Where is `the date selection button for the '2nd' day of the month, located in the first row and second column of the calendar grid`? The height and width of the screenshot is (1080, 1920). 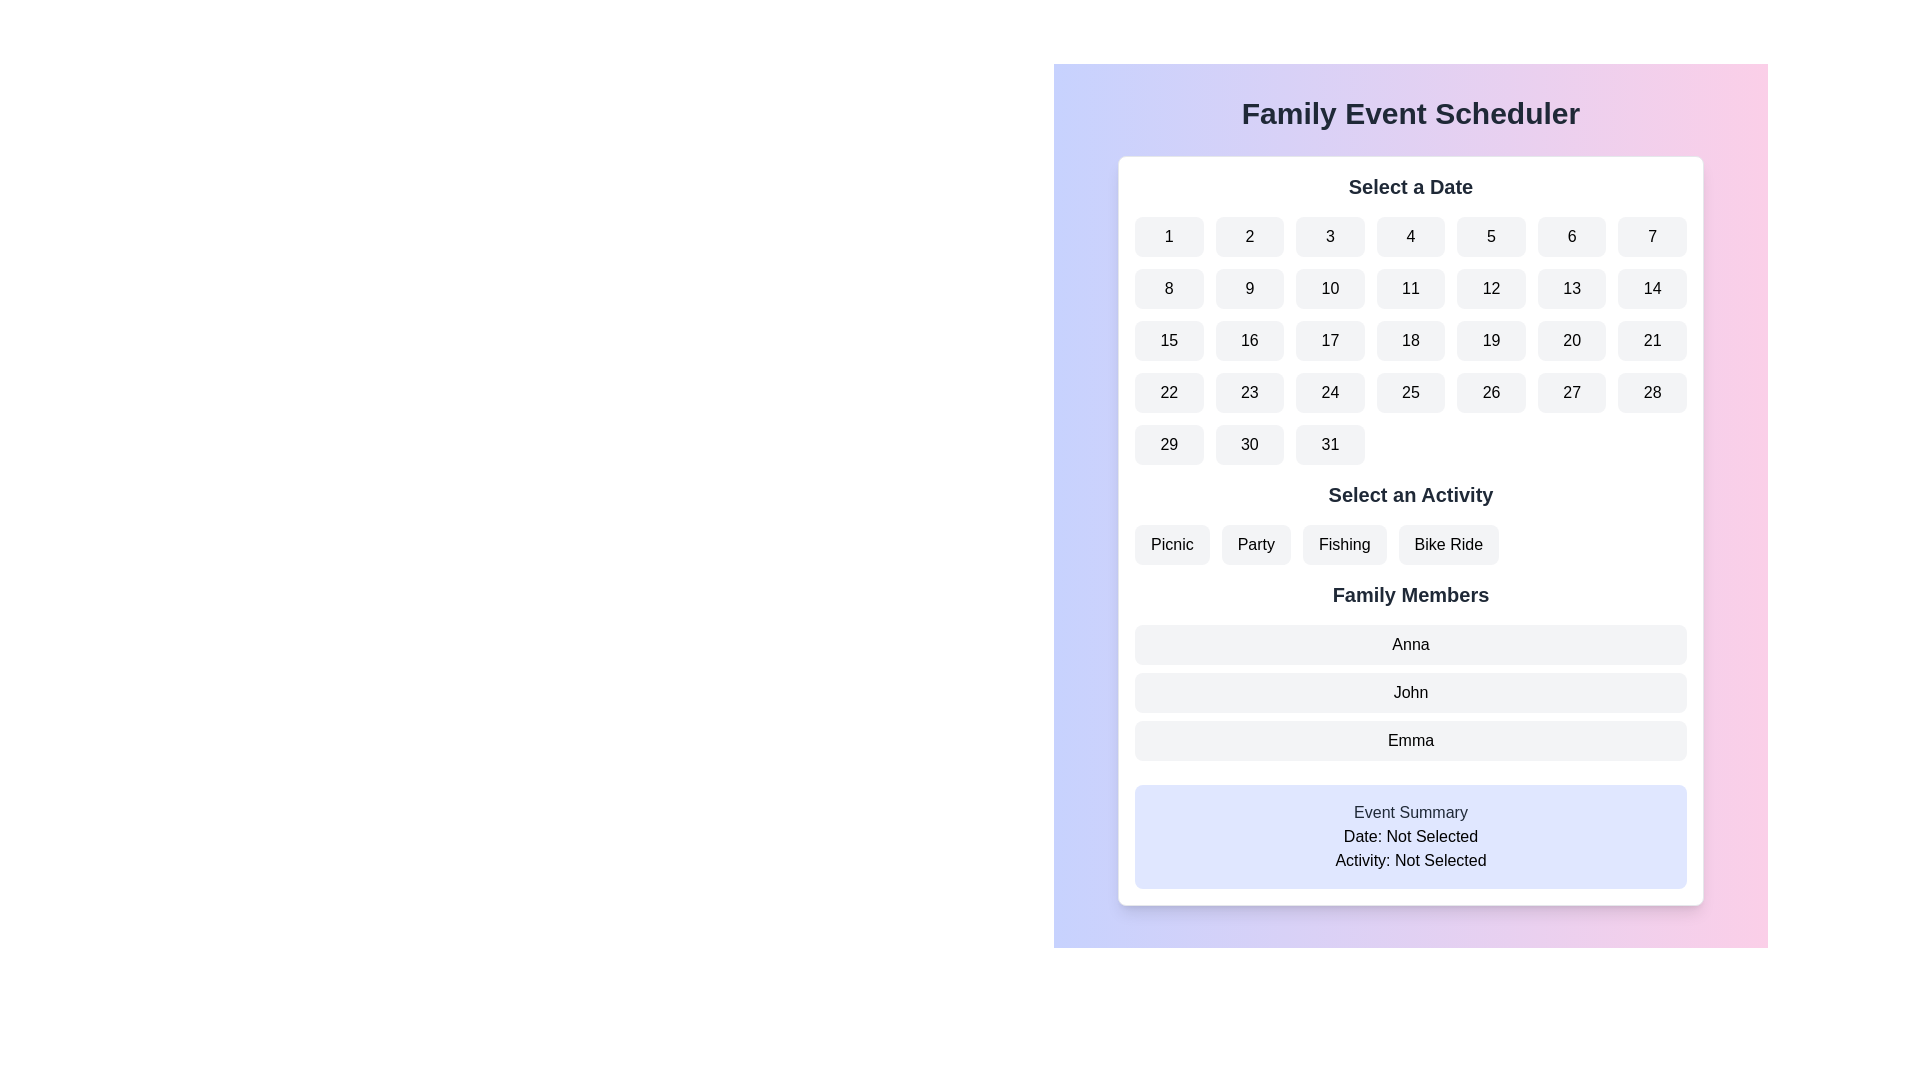 the date selection button for the '2nd' day of the month, located in the first row and second column of the calendar grid is located at coordinates (1248, 235).